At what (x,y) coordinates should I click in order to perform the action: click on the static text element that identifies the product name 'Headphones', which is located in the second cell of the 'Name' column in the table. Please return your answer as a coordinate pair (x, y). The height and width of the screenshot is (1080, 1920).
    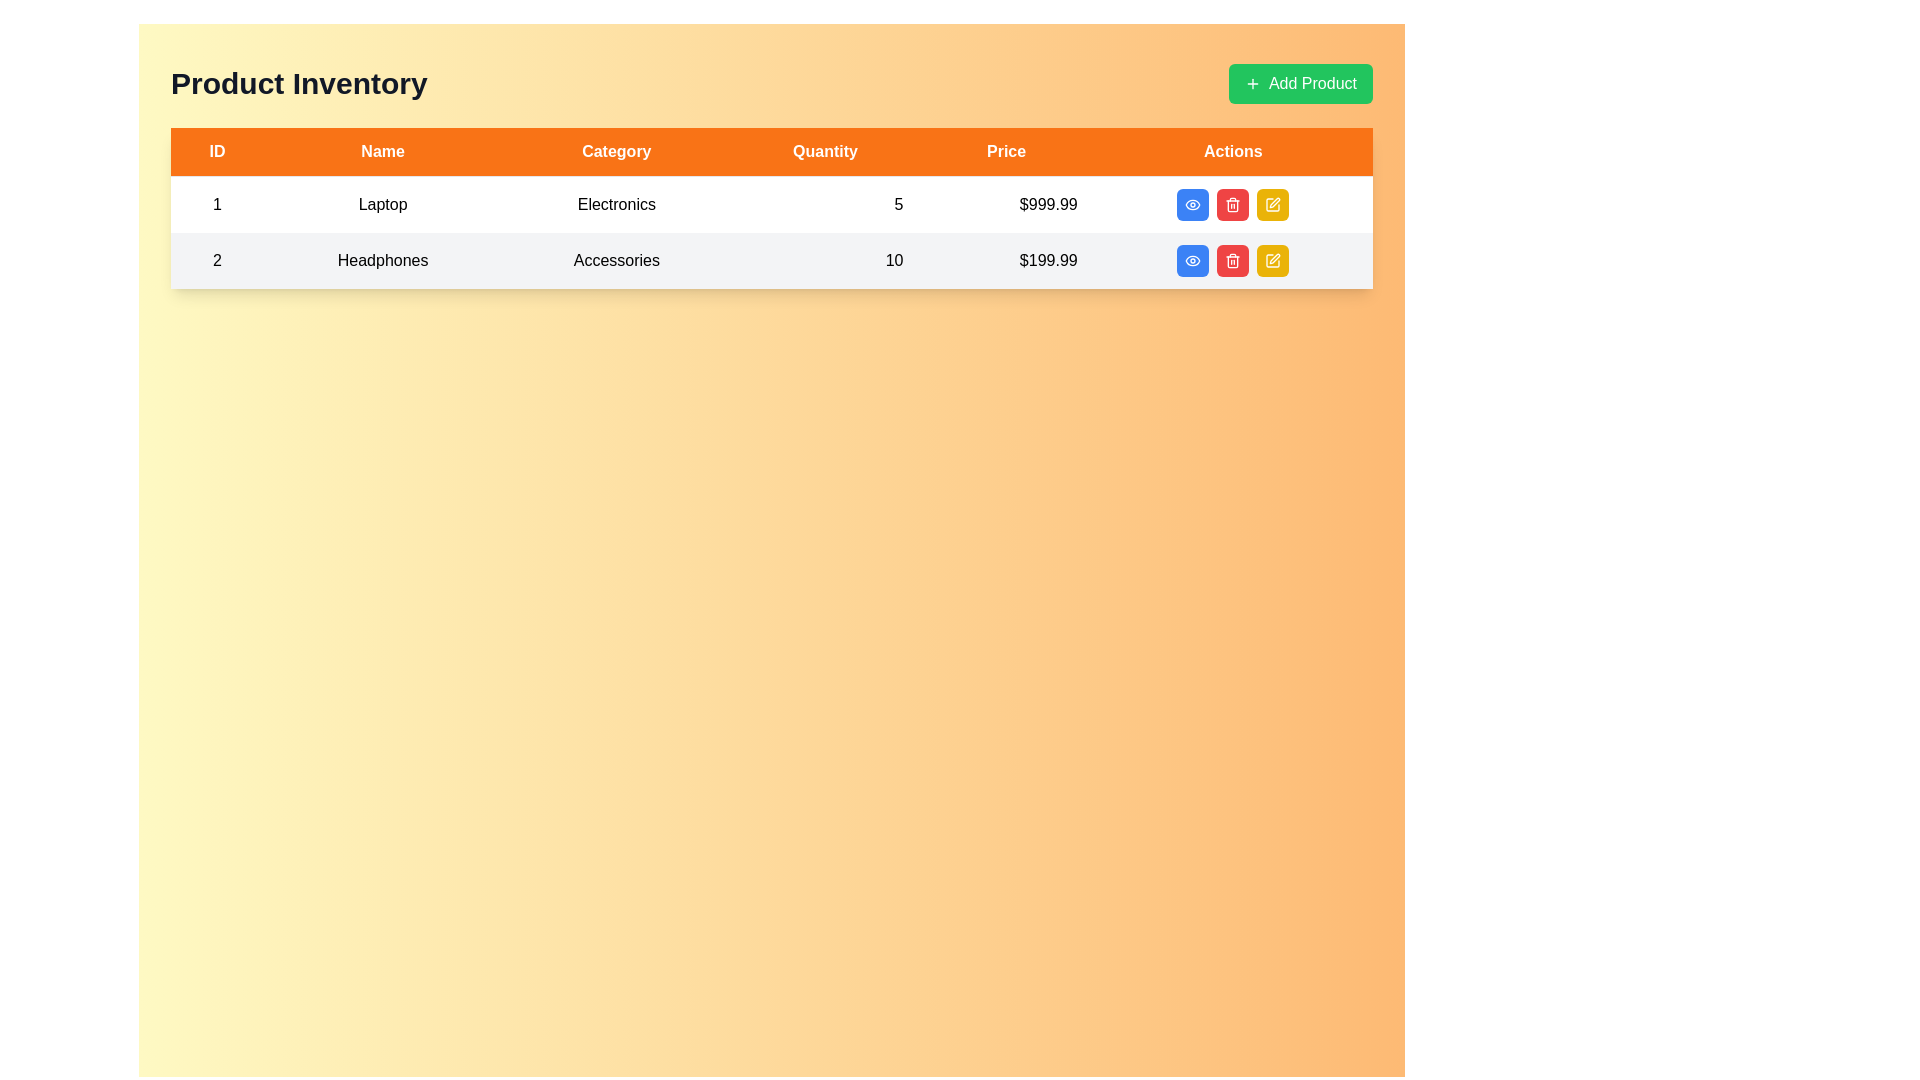
    Looking at the image, I should click on (383, 260).